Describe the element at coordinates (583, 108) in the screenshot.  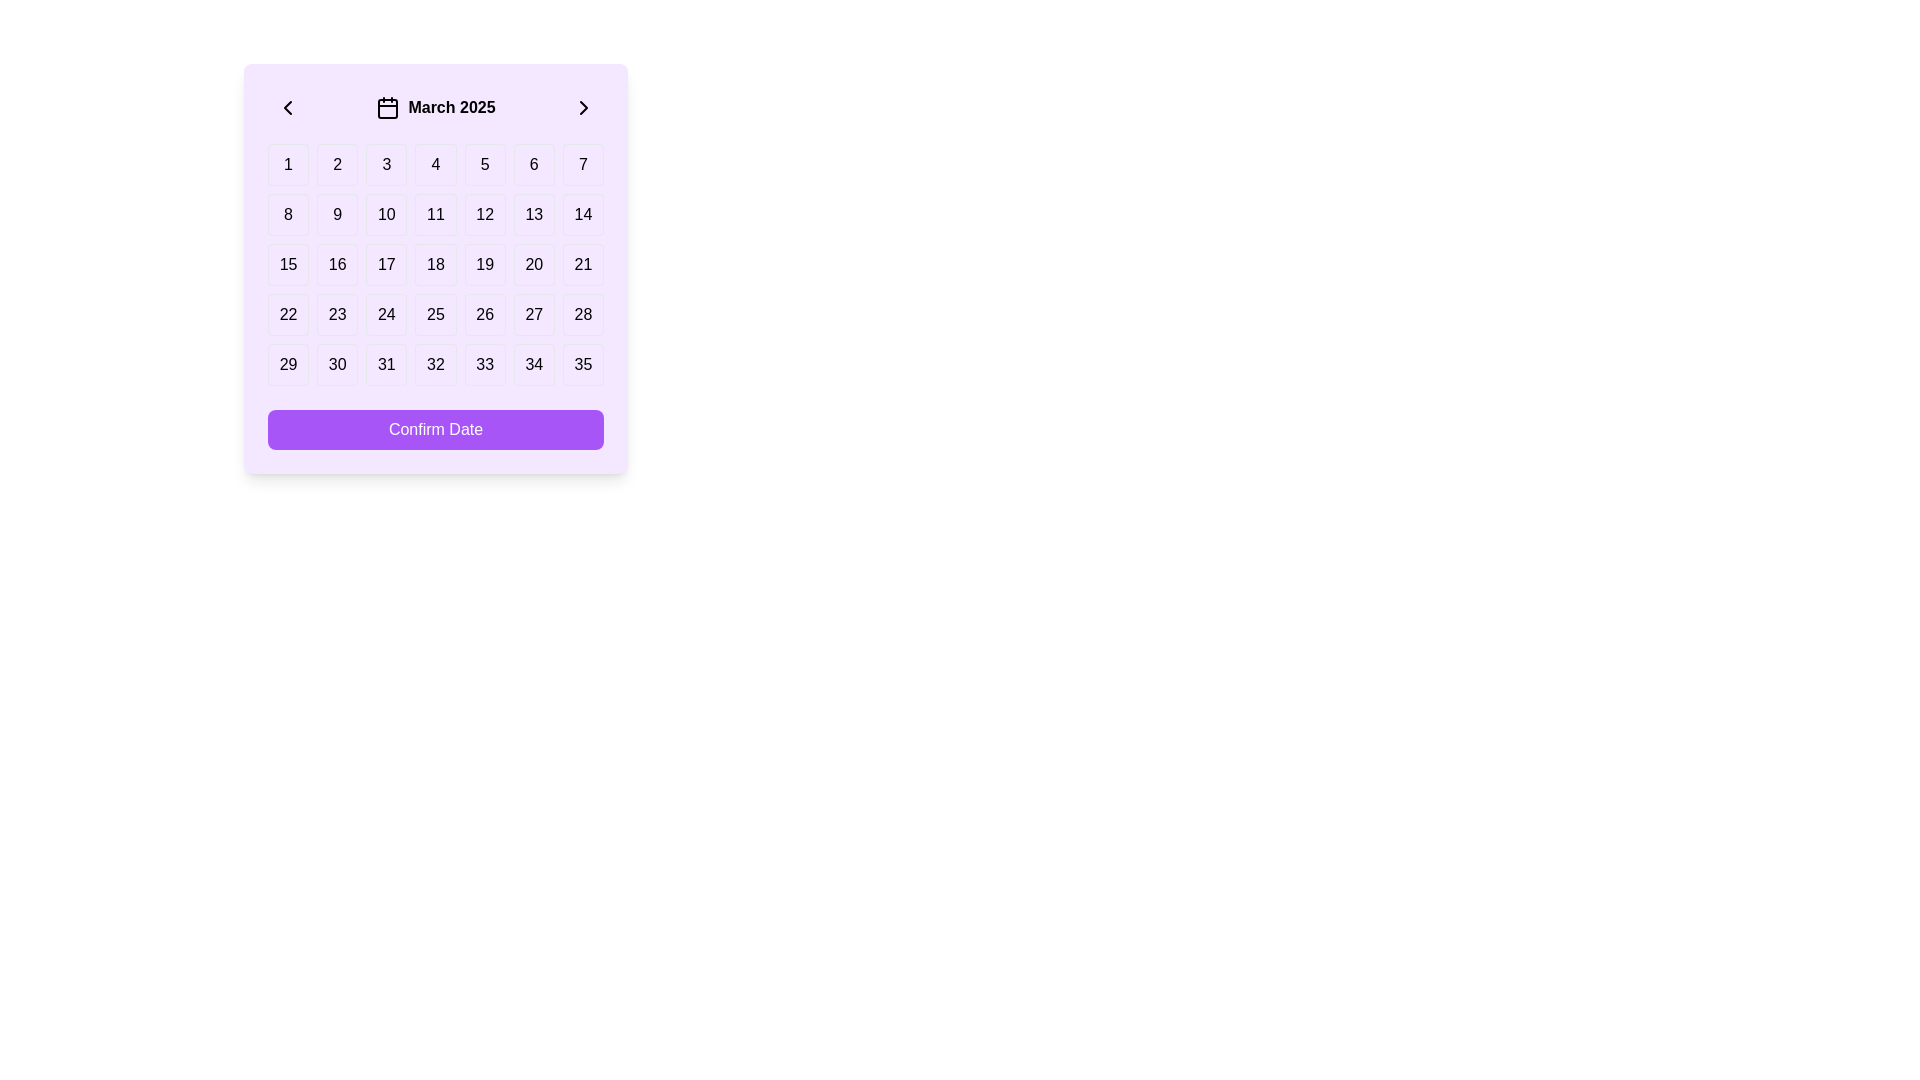
I see `the right arrow icon button located to the right of the 'March 2025' label in the calendar interface` at that location.